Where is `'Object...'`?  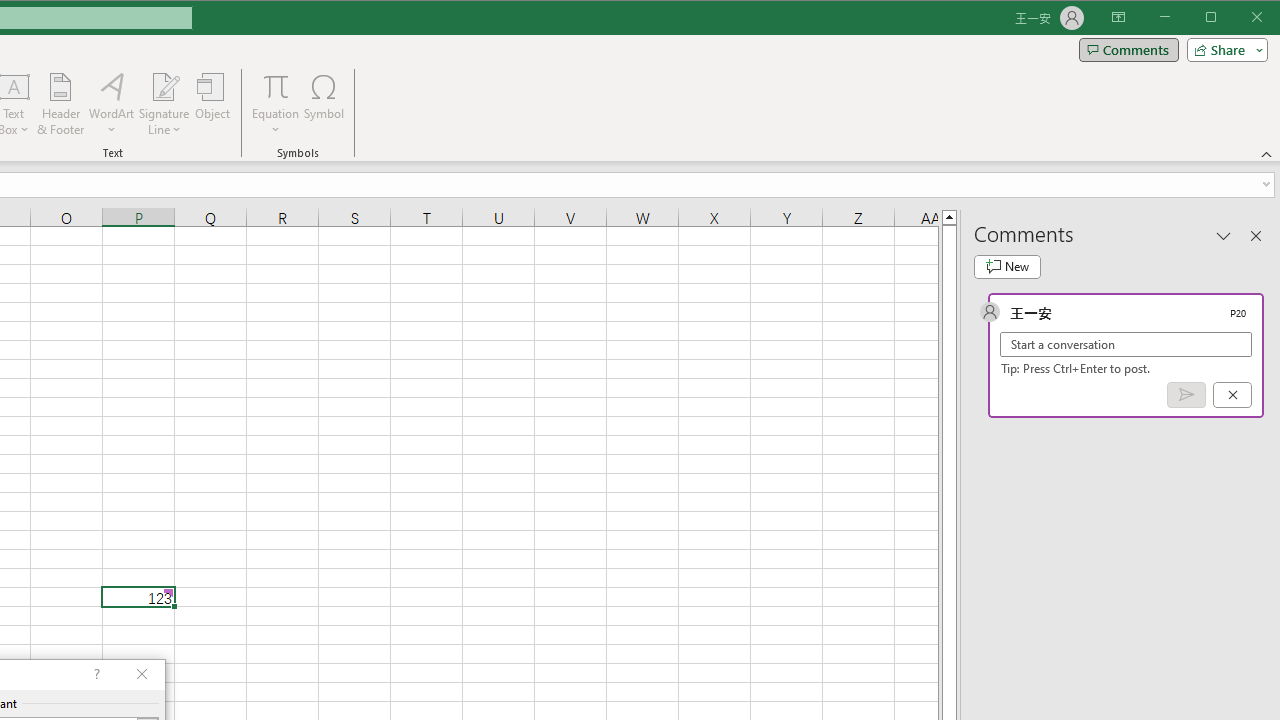
'Object...' is located at coordinates (213, 104).